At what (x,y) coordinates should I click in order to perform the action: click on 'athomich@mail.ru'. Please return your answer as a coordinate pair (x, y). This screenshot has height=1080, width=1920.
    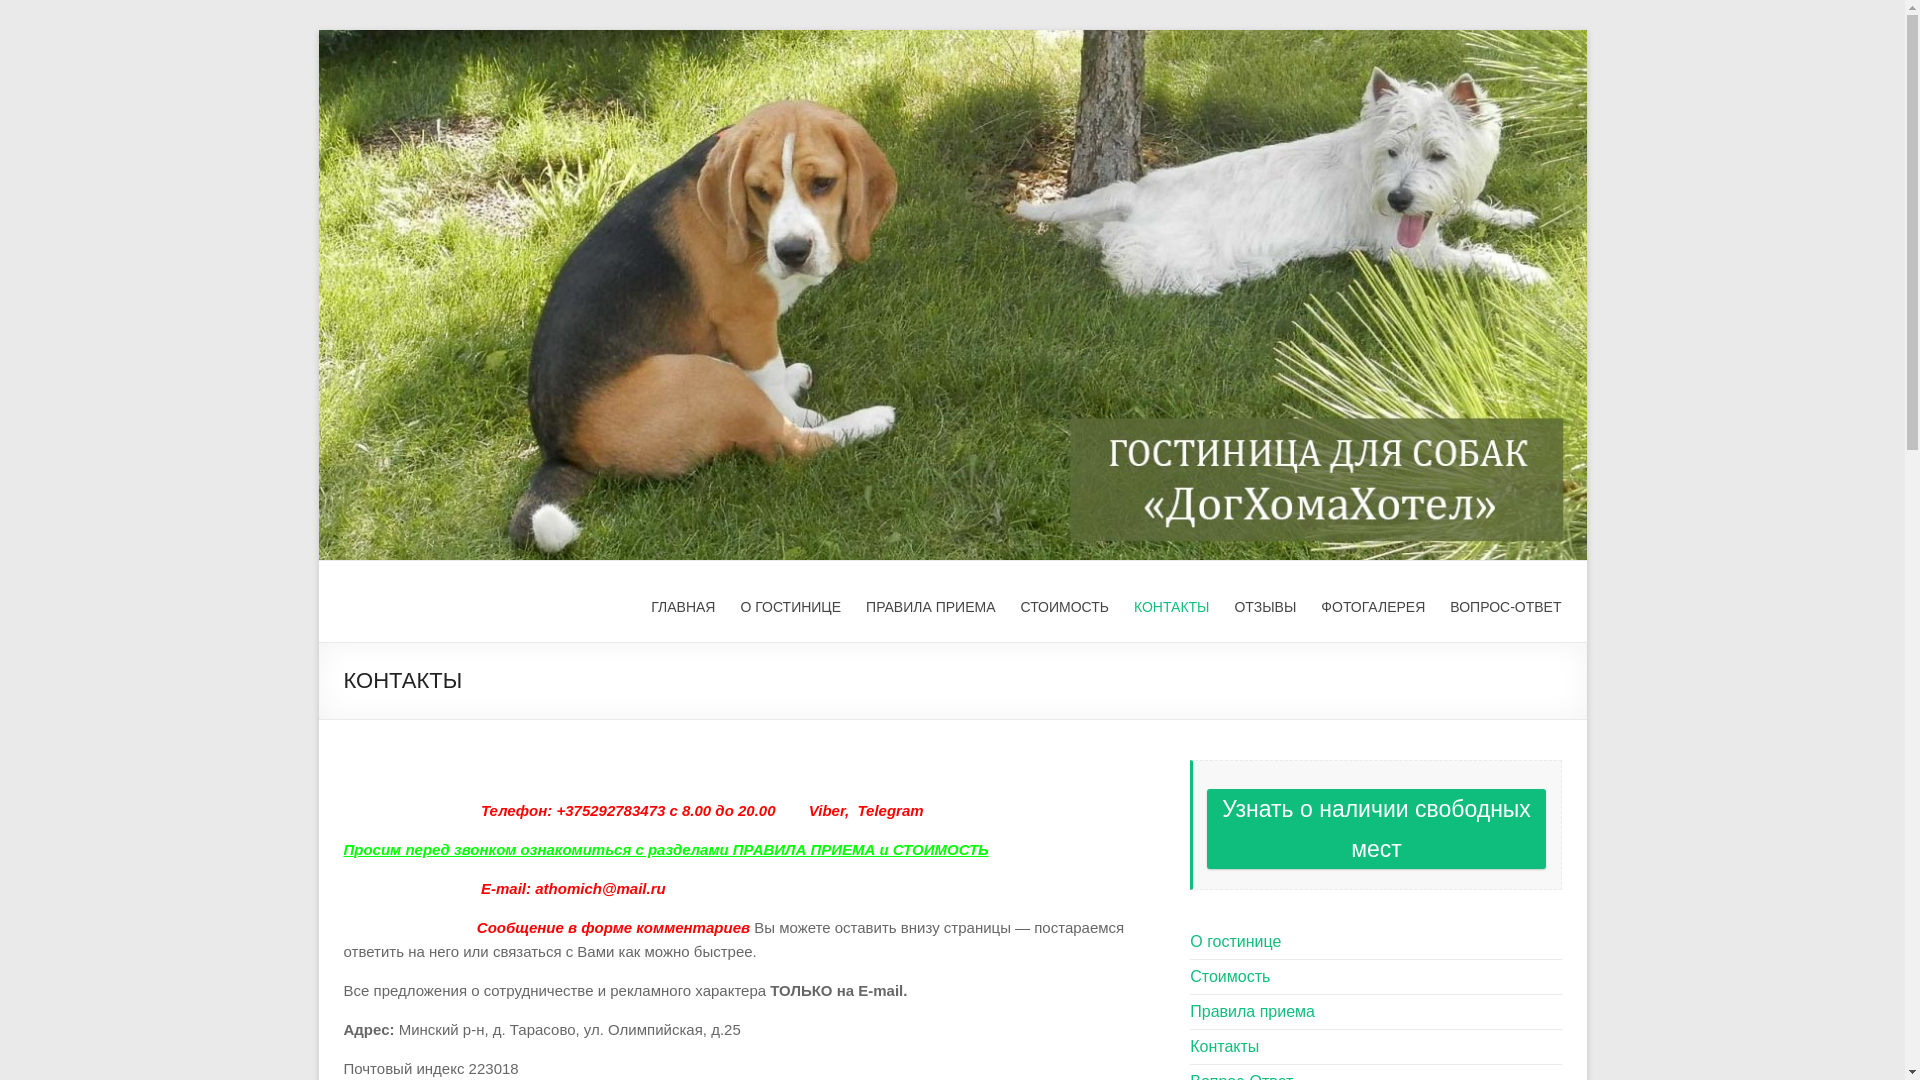
    Looking at the image, I should click on (599, 887).